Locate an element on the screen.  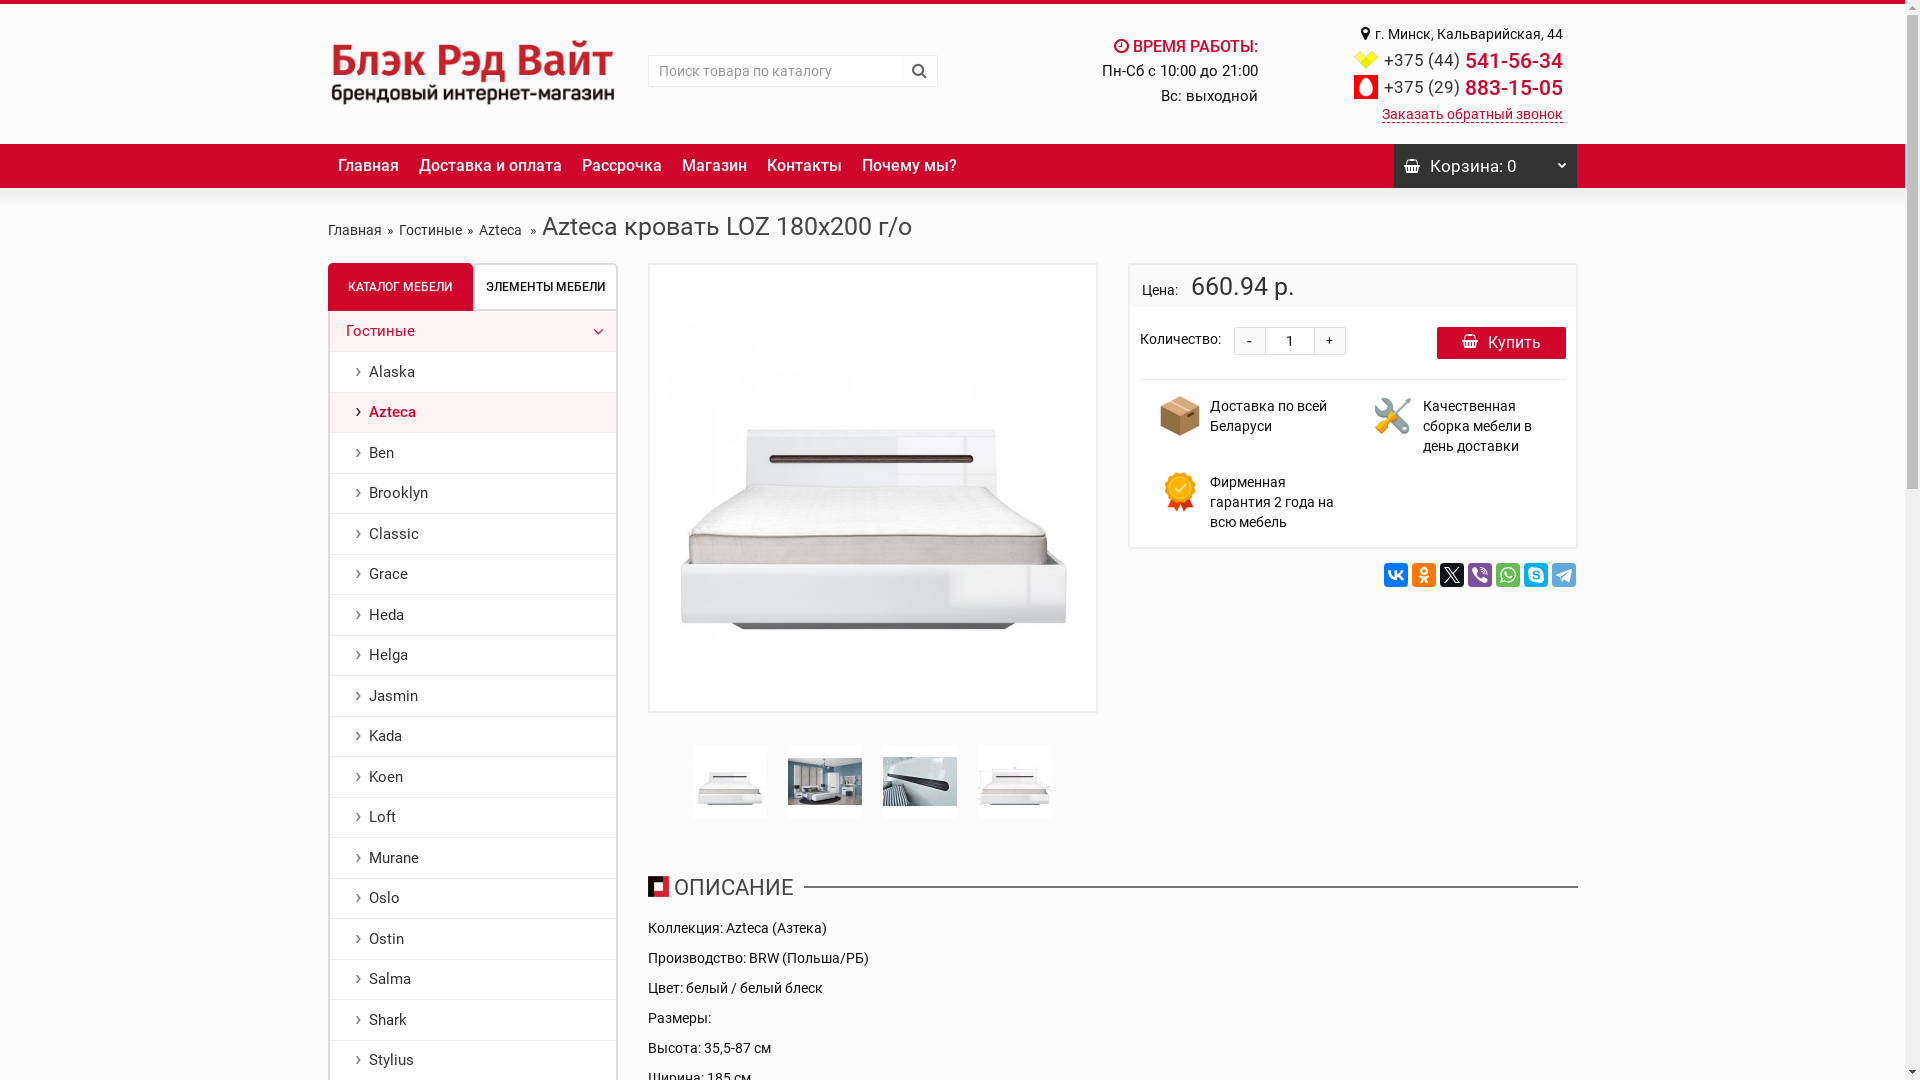
'Jasmin' is located at coordinates (472, 694).